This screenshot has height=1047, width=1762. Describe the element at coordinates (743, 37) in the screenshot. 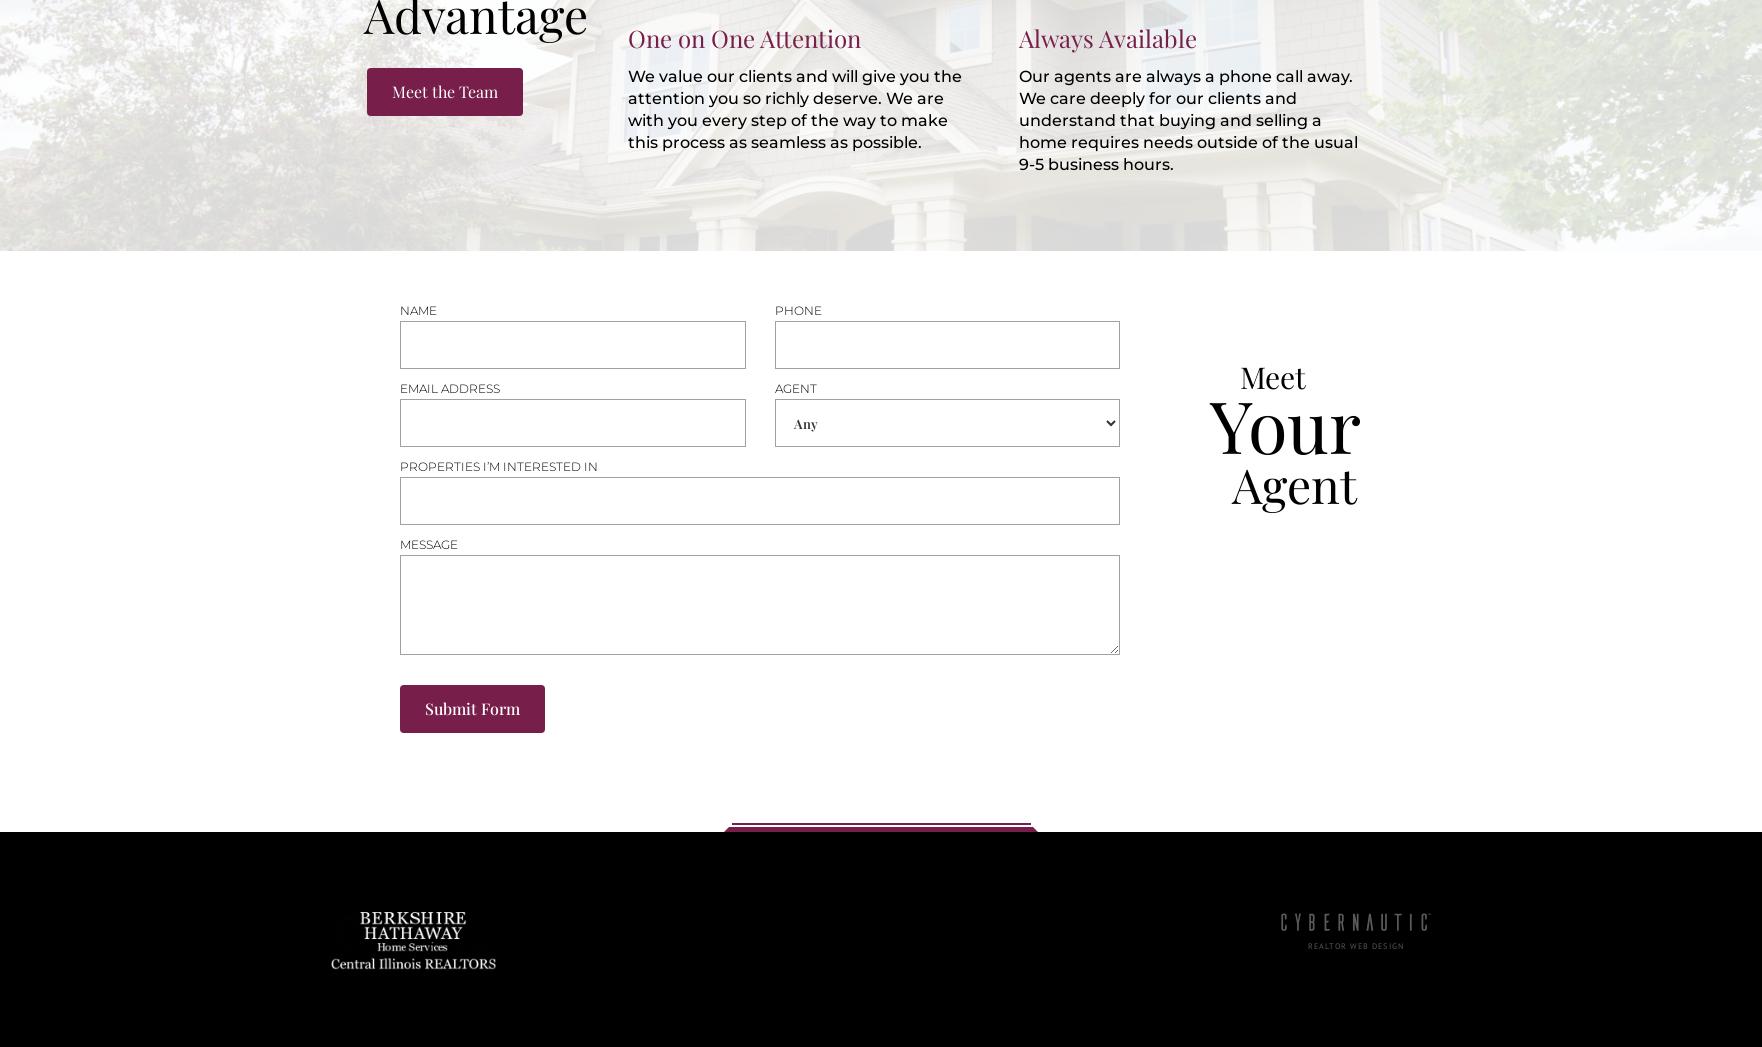

I see `'One on One Attention'` at that location.